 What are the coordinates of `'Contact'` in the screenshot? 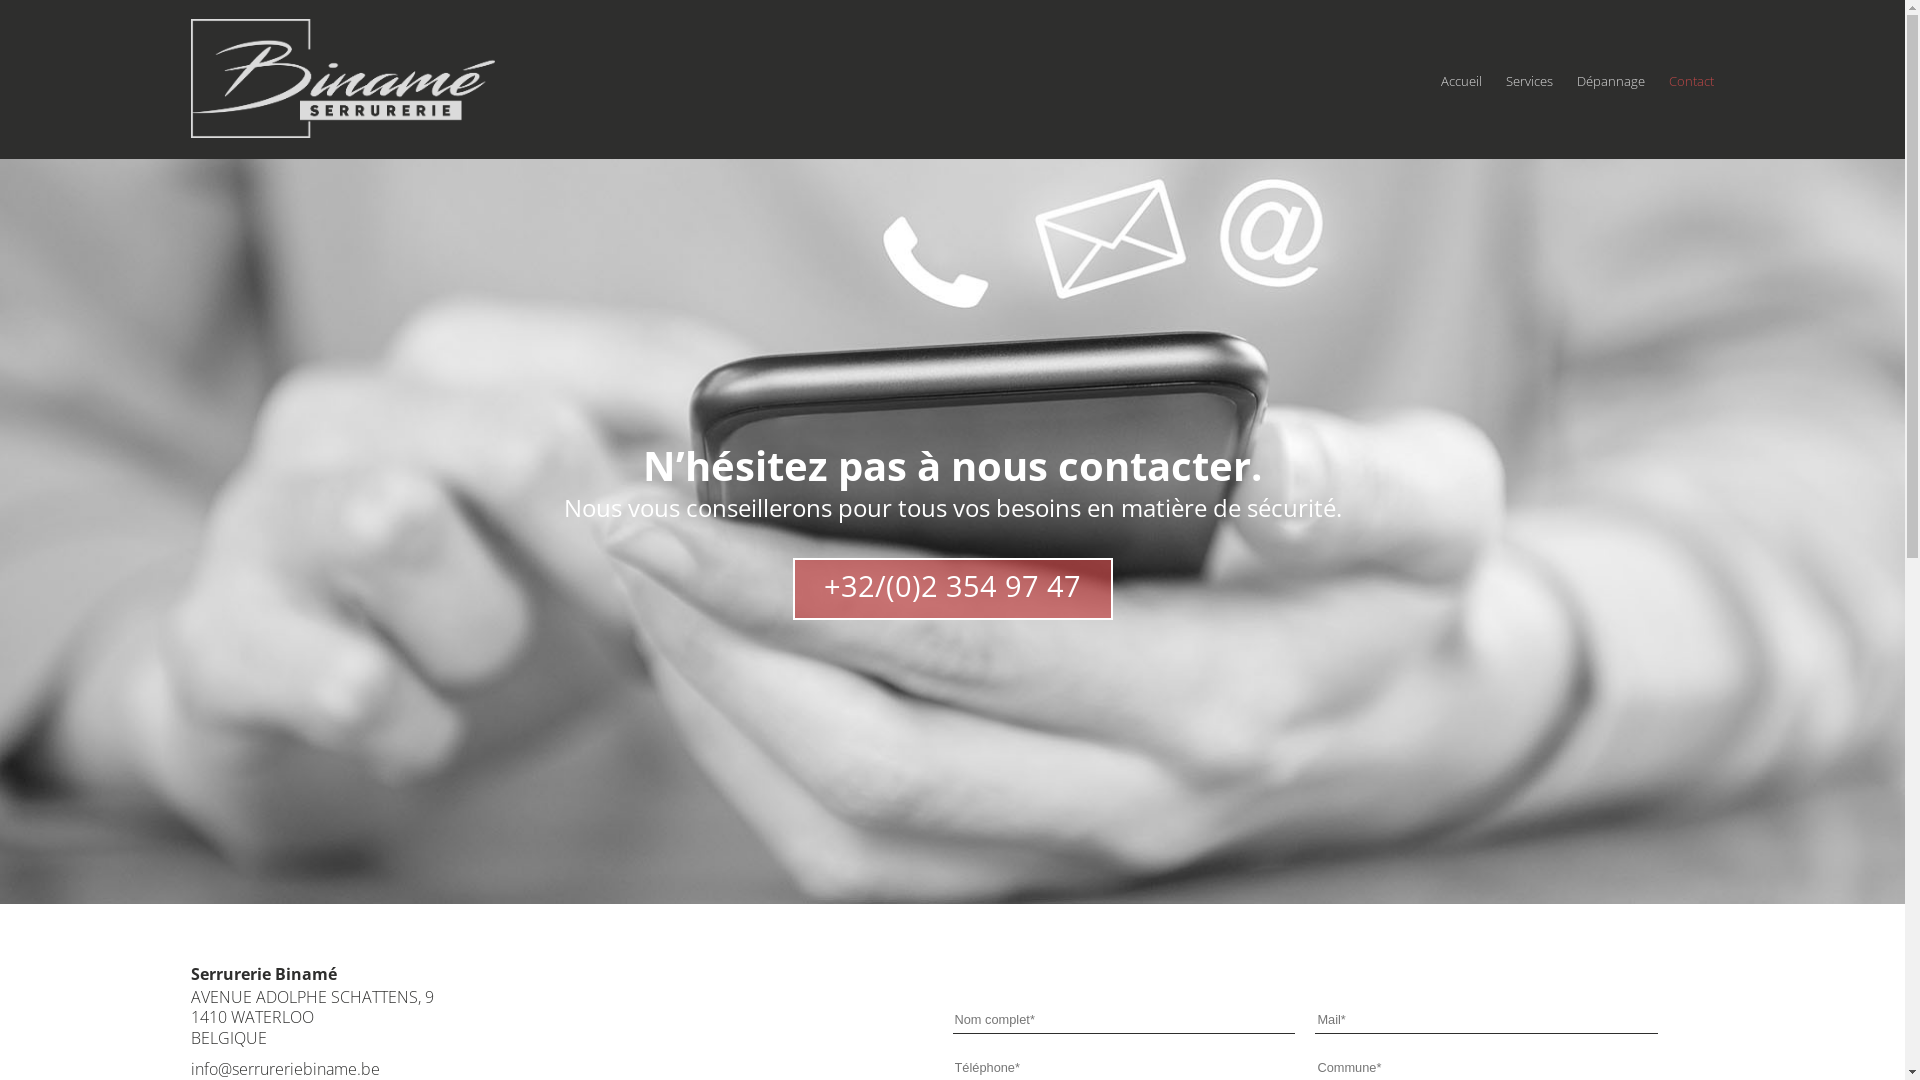 It's located at (1669, 80).